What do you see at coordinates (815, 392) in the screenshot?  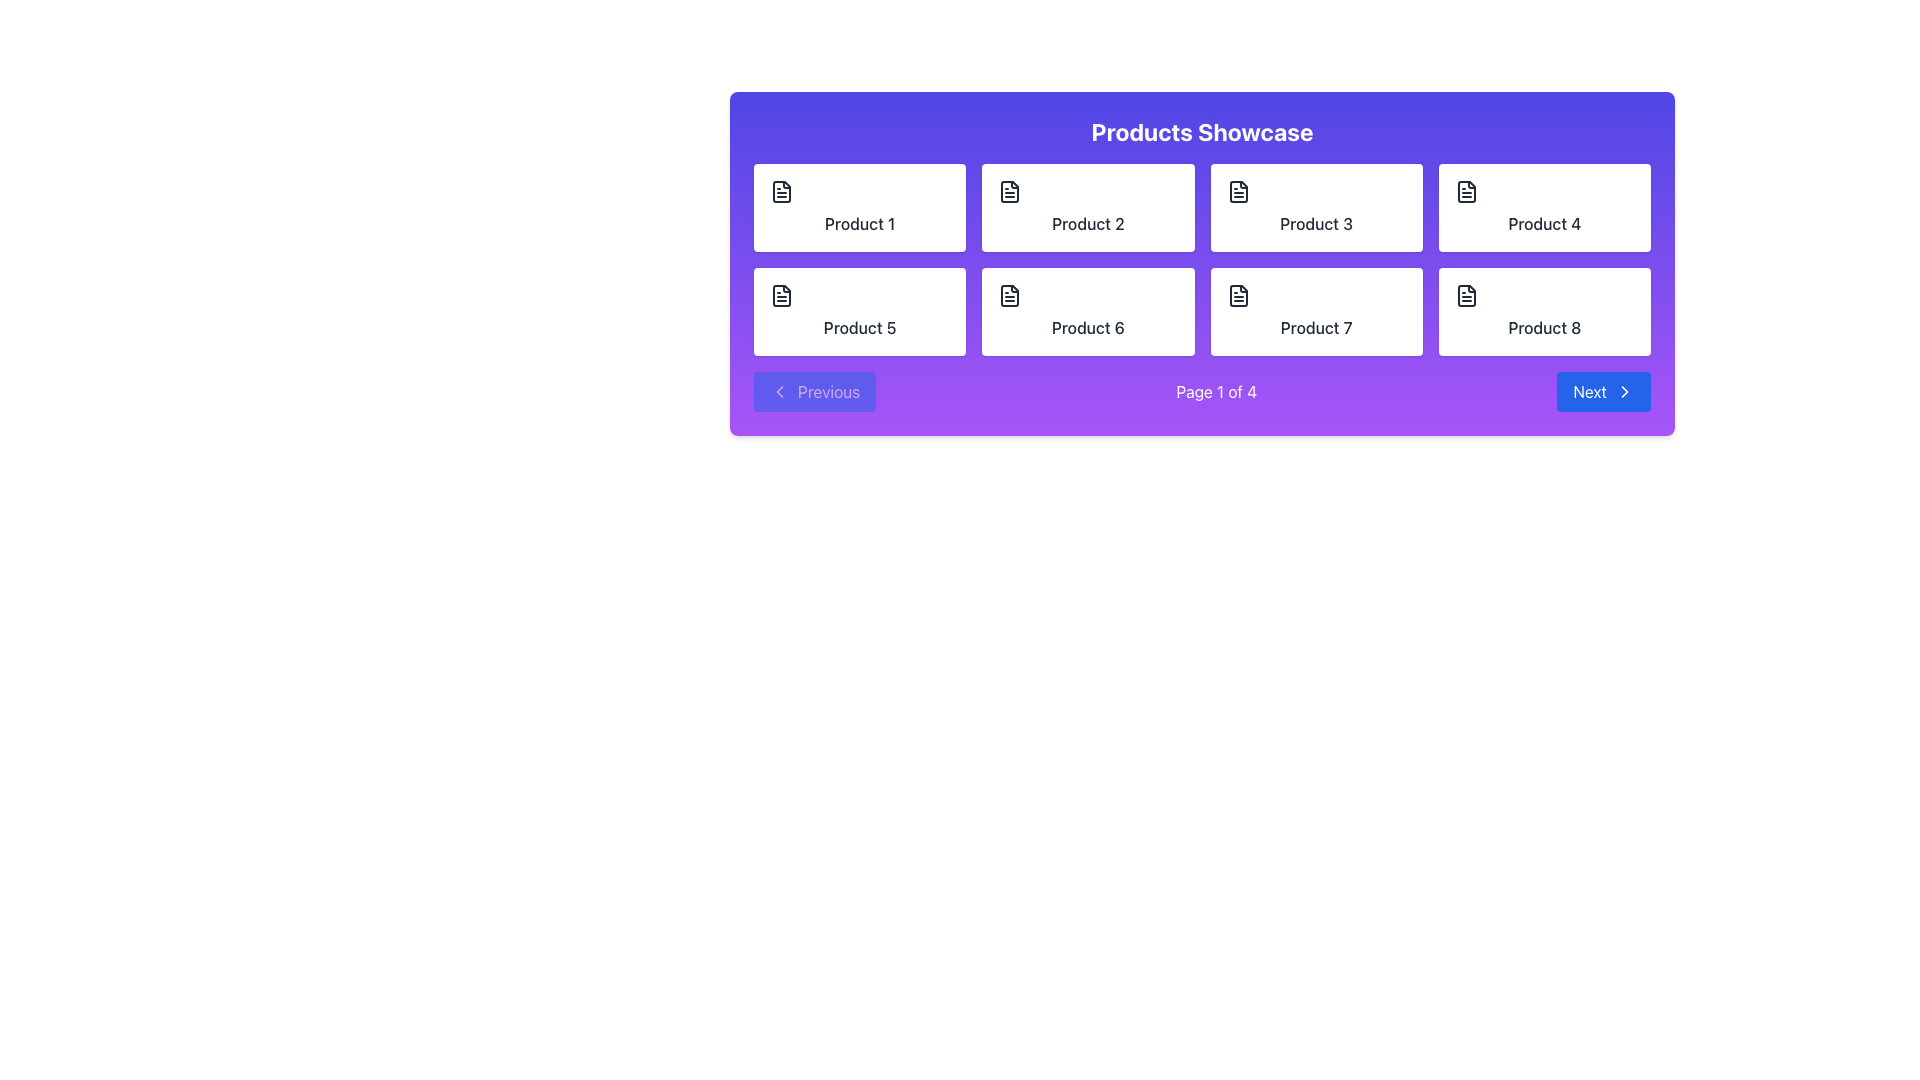 I see `the navigation button on the left side of the navigation bar` at bounding box center [815, 392].